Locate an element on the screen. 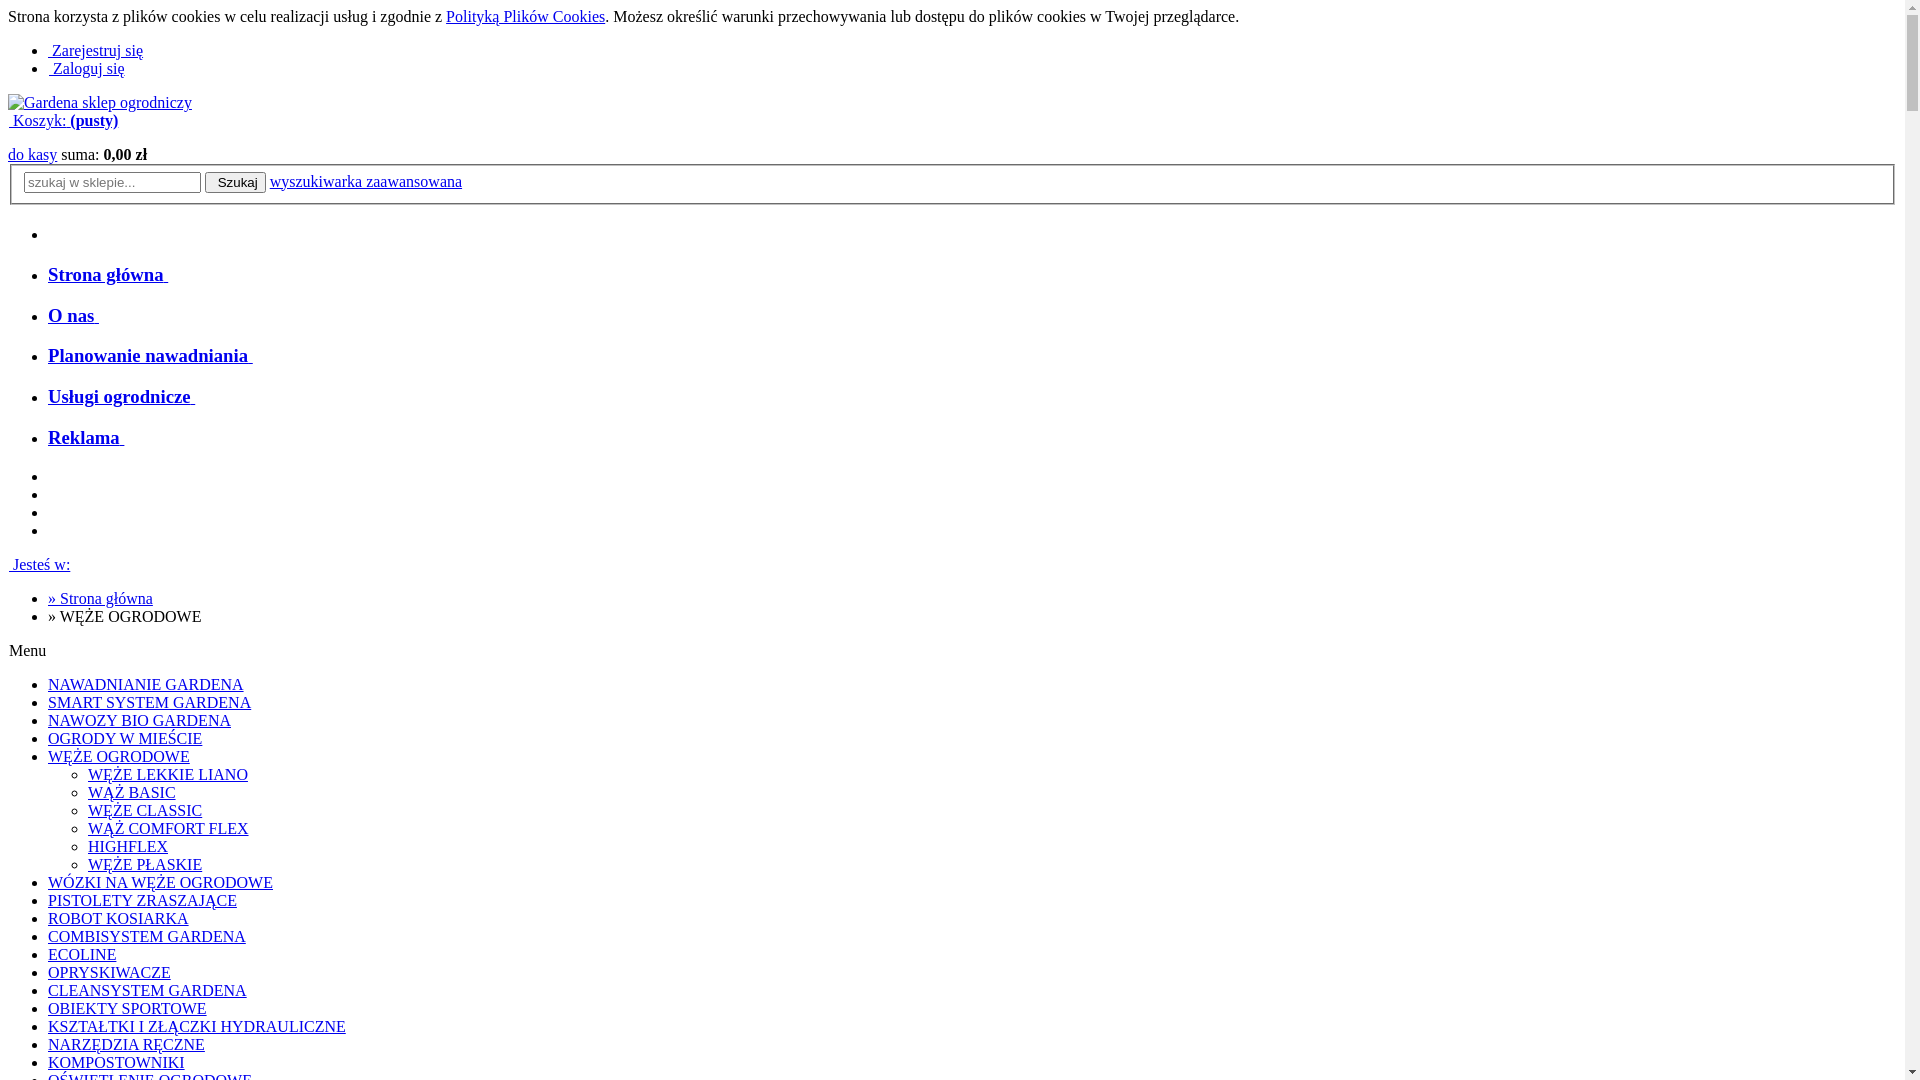 The height and width of the screenshot is (1080, 1920). 'CLEANSYSTEM GARDENA' is located at coordinates (146, 990).